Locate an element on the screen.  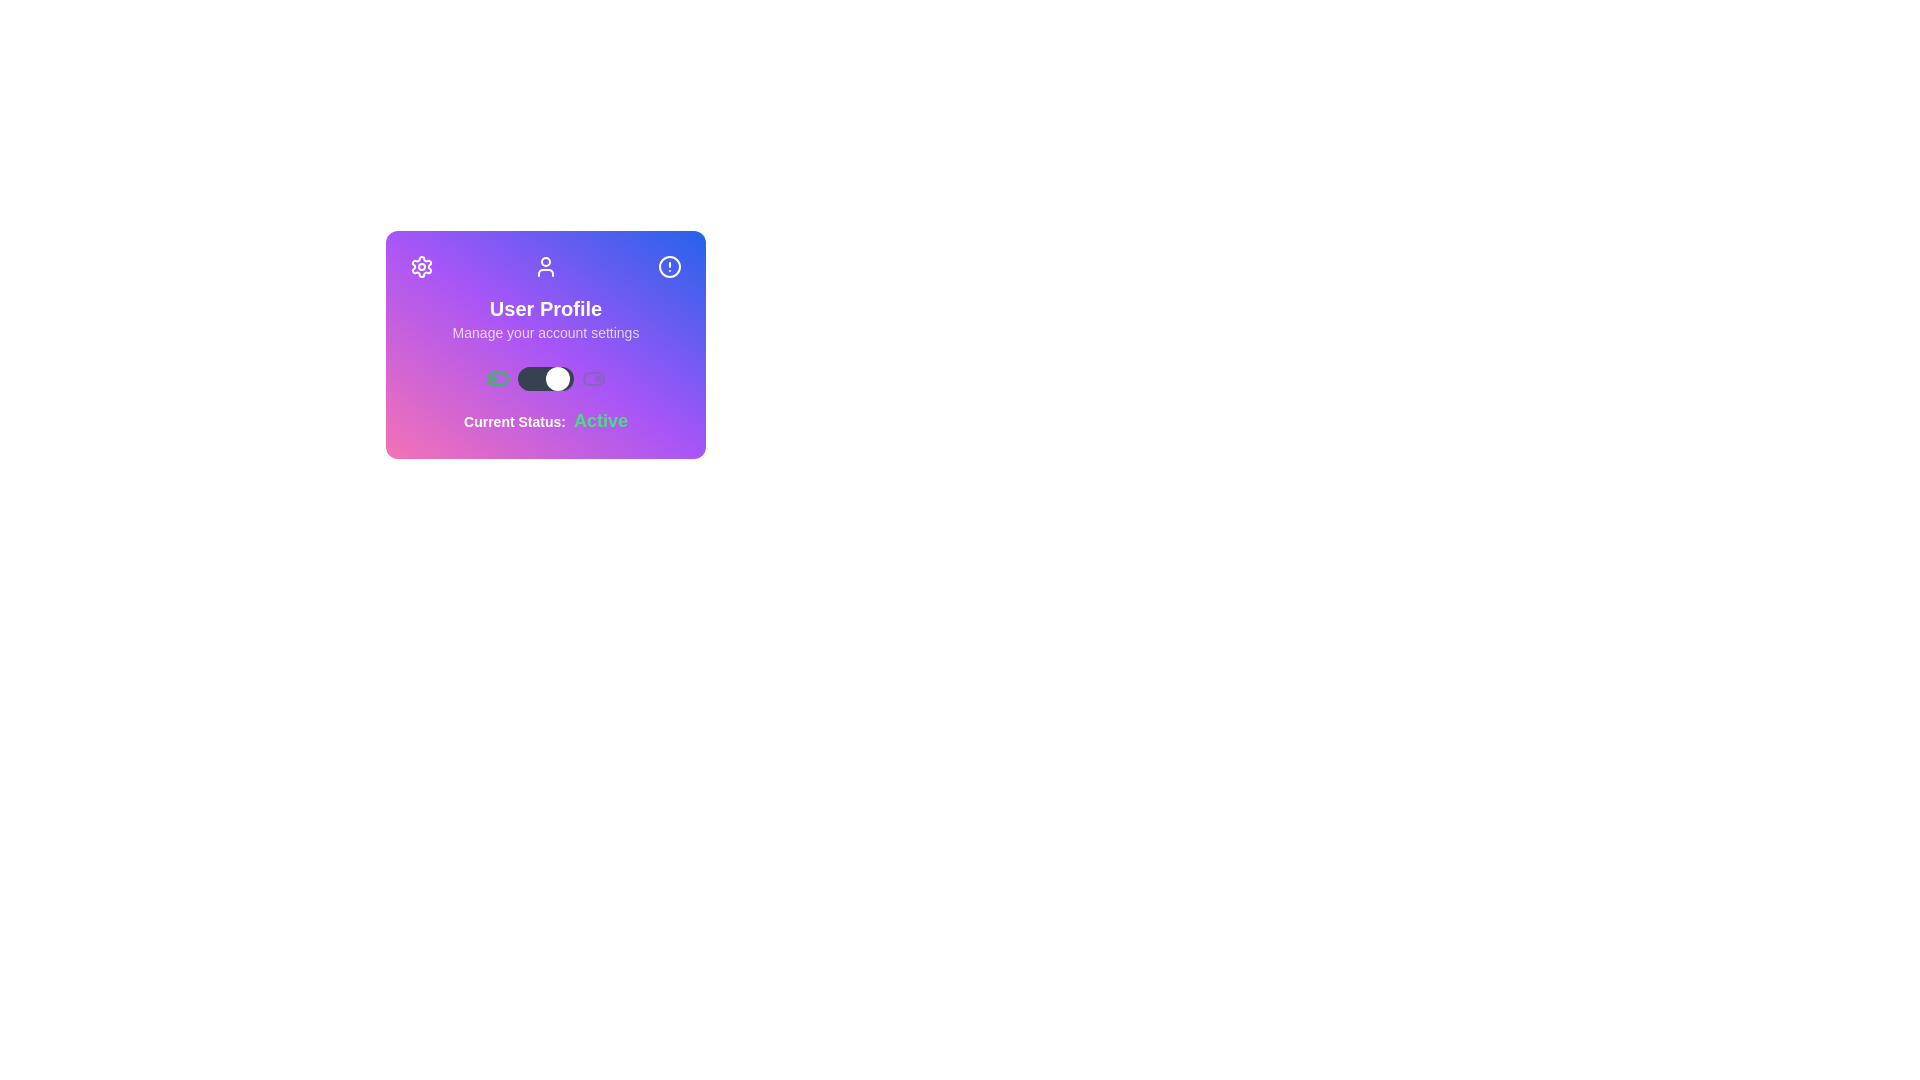
the rightmost toggle switch icon is located at coordinates (593, 378).